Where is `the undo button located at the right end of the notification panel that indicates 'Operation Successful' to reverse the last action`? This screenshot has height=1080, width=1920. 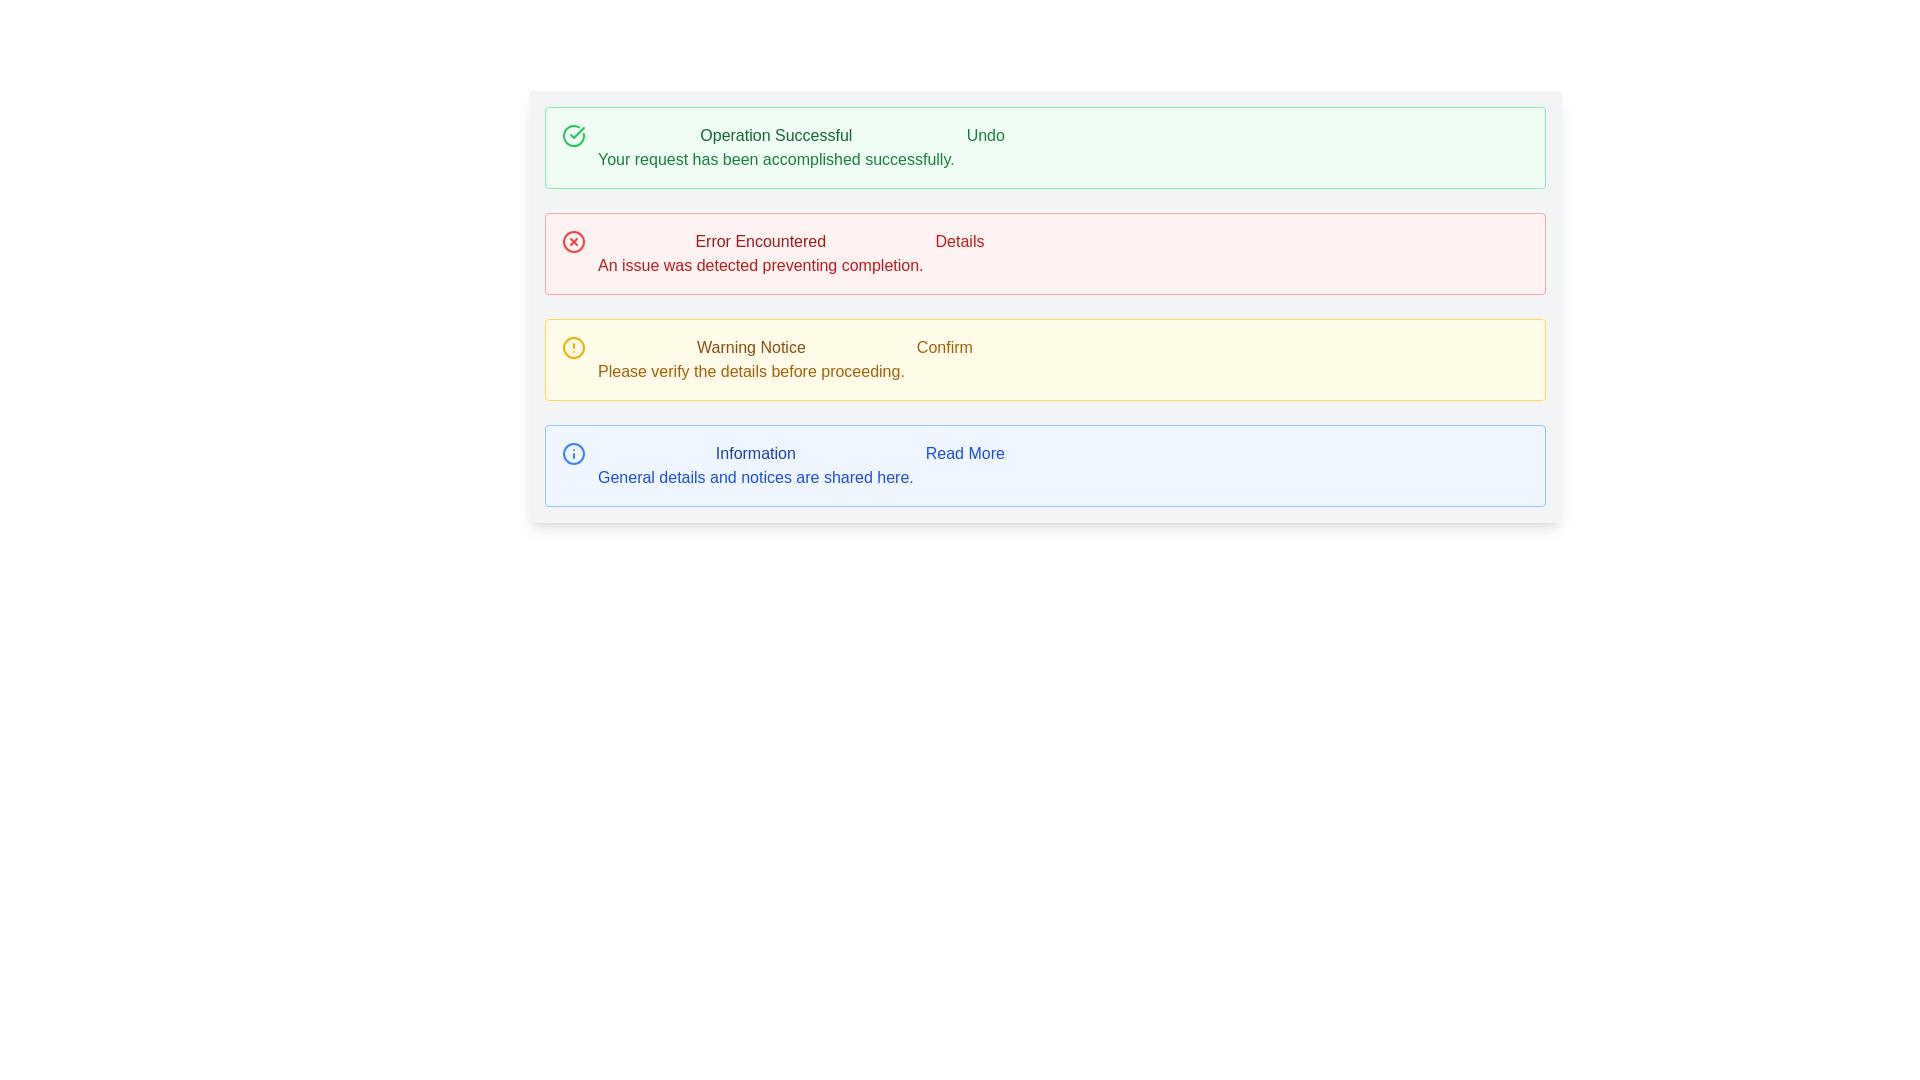 the undo button located at the right end of the notification panel that indicates 'Operation Successful' to reverse the last action is located at coordinates (985, 135).